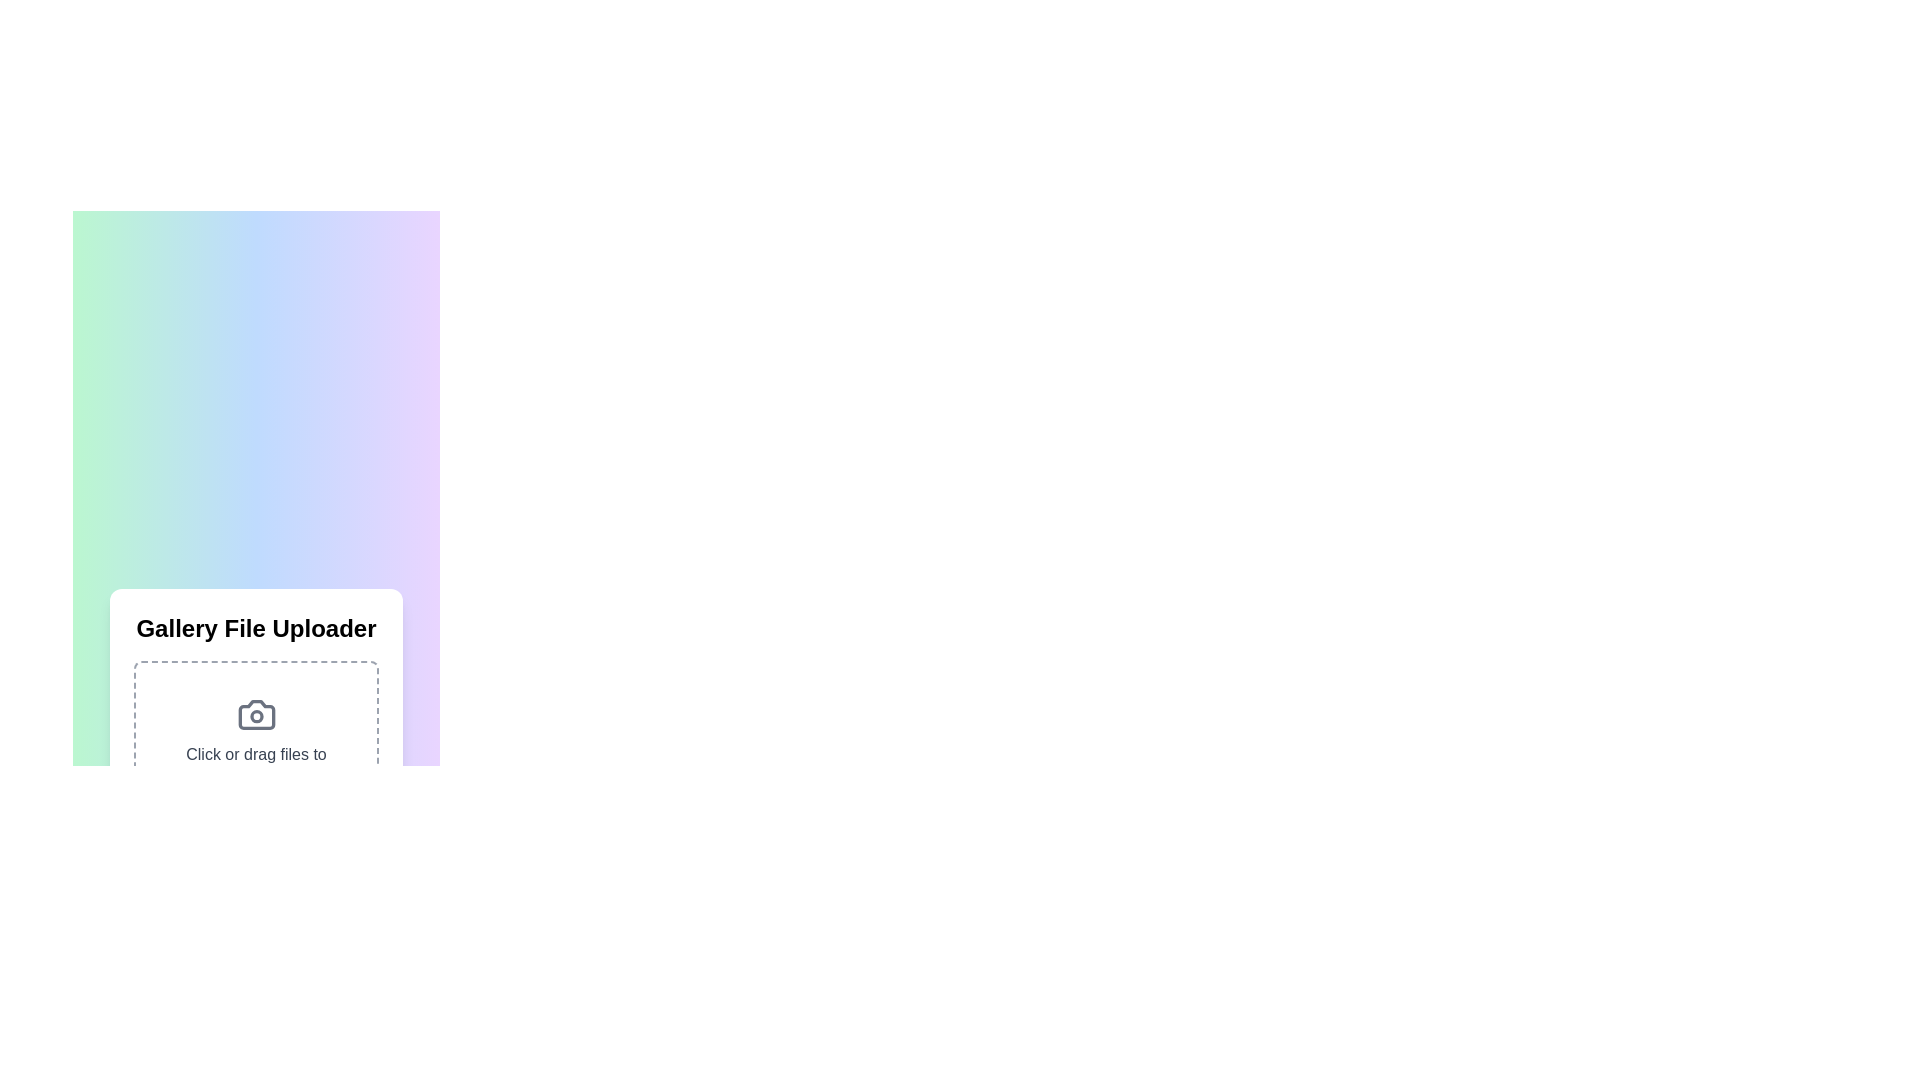 This screenshot has width=1920, height=1080. What do you see at coordinates (255, 766) in the screenshot?
I see `the text label that provides instructions for uploading files, located below the camera icon in the file uploader component` at bounding box center [255, 766].